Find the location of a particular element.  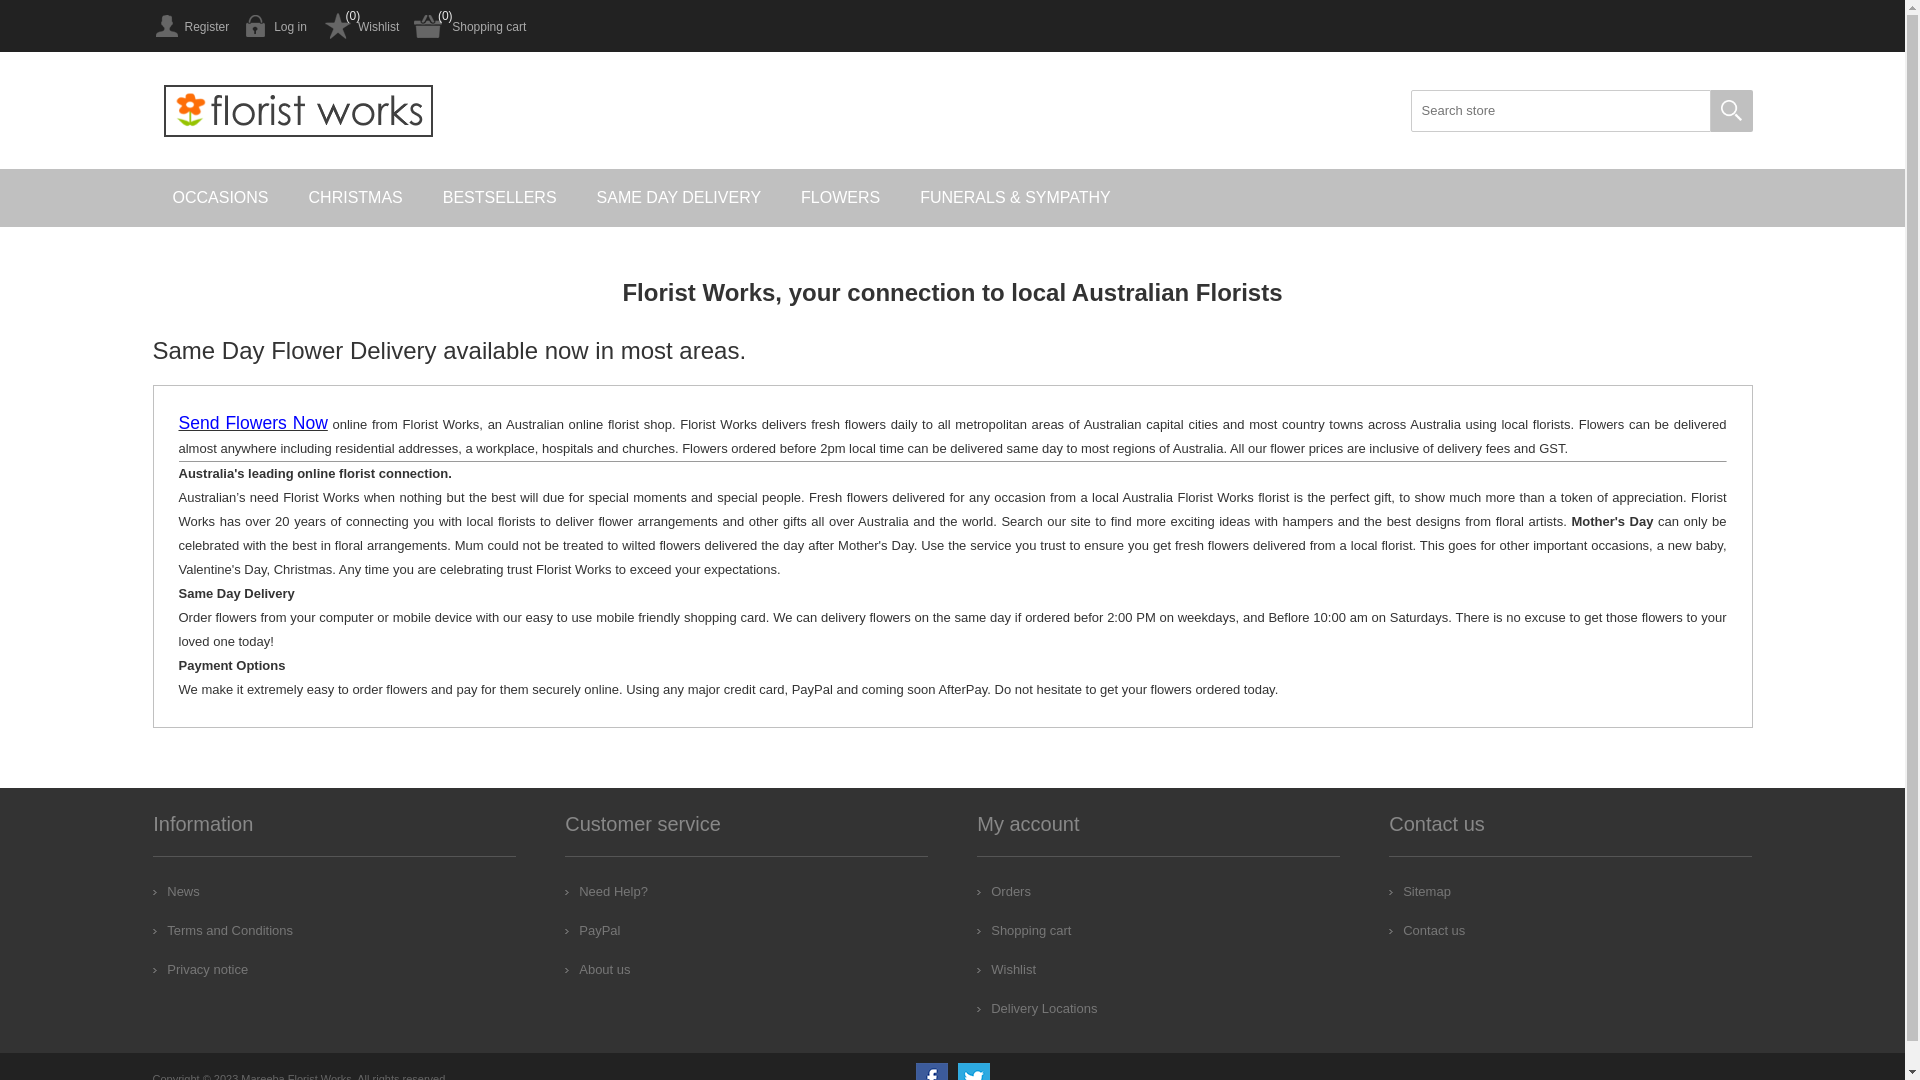

'Shopping cart' is located at coordinates (469, 26).